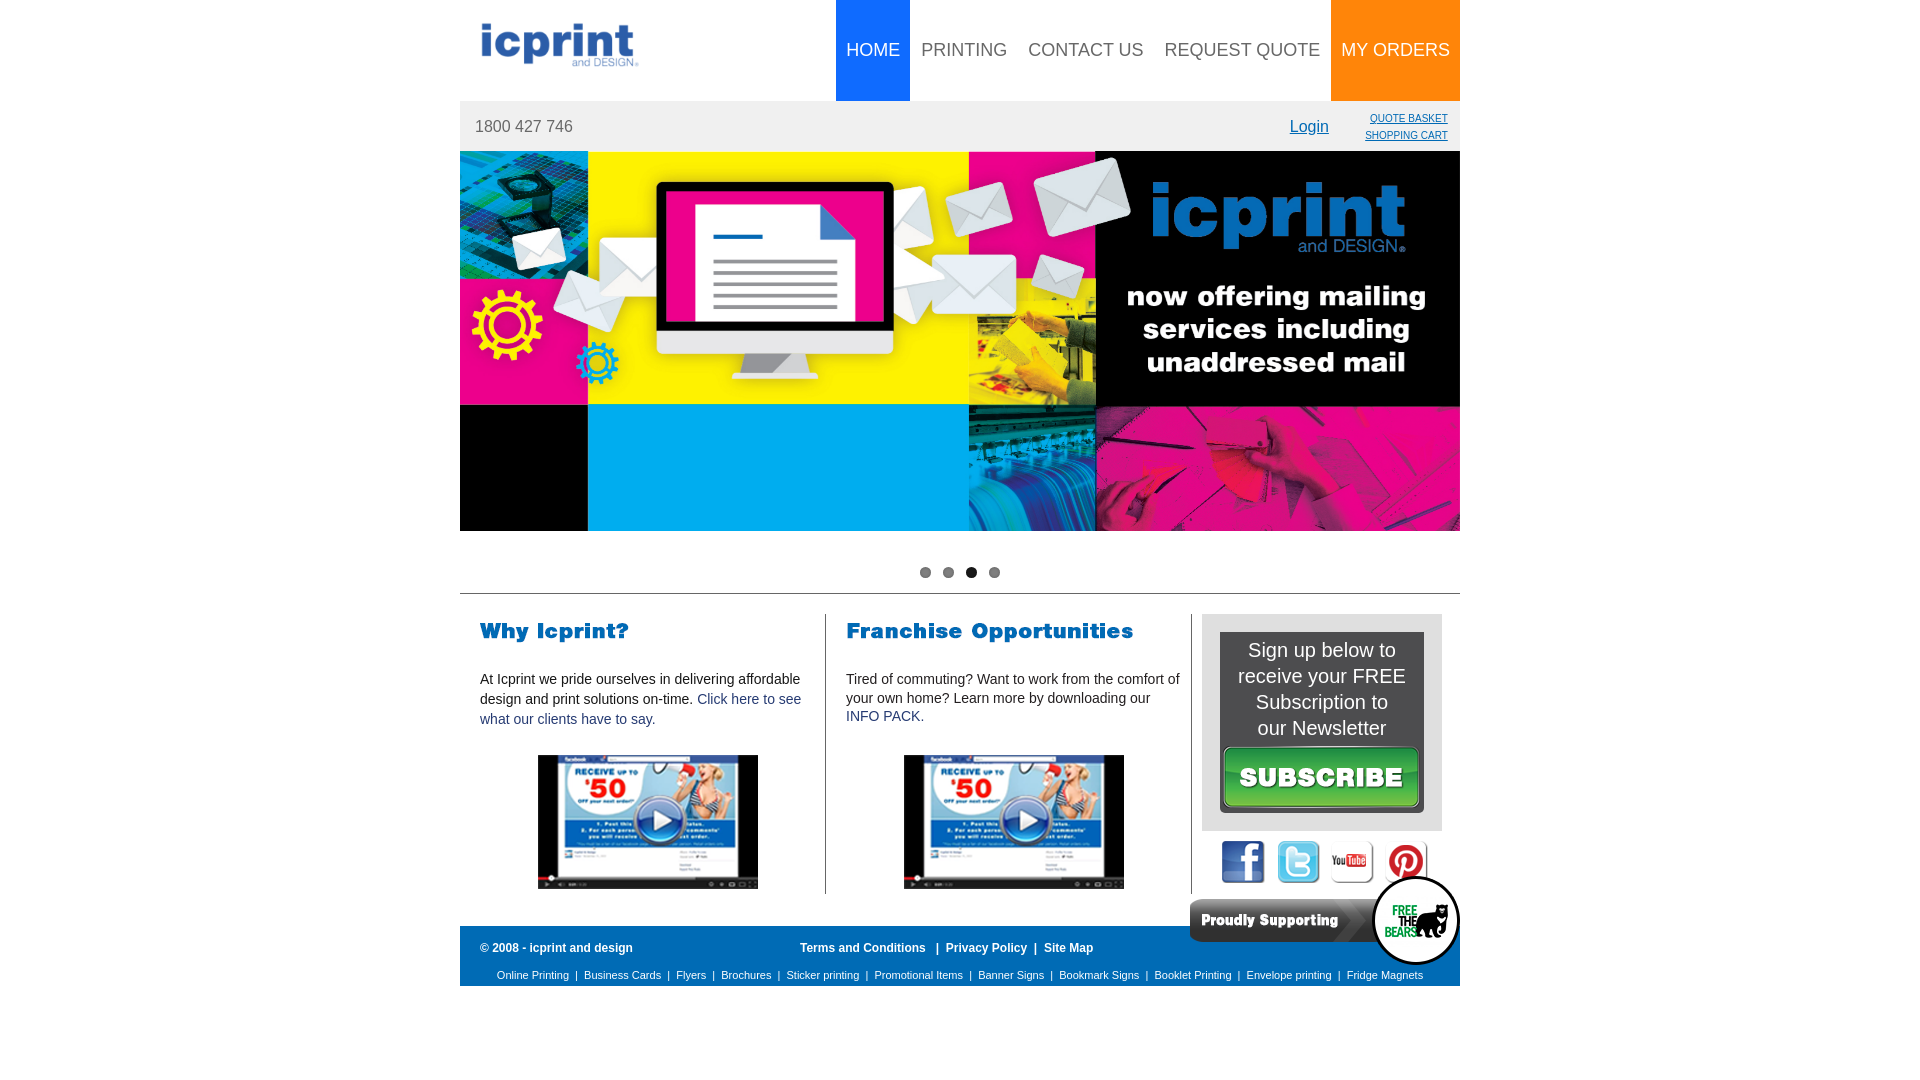 Image resolution: width=1920 pixels, height=1080 pixels. What do you see at coordinates (883, 715) in the screenshot?
I see `'INFO PACK.'` at bounding box center [883, 715].